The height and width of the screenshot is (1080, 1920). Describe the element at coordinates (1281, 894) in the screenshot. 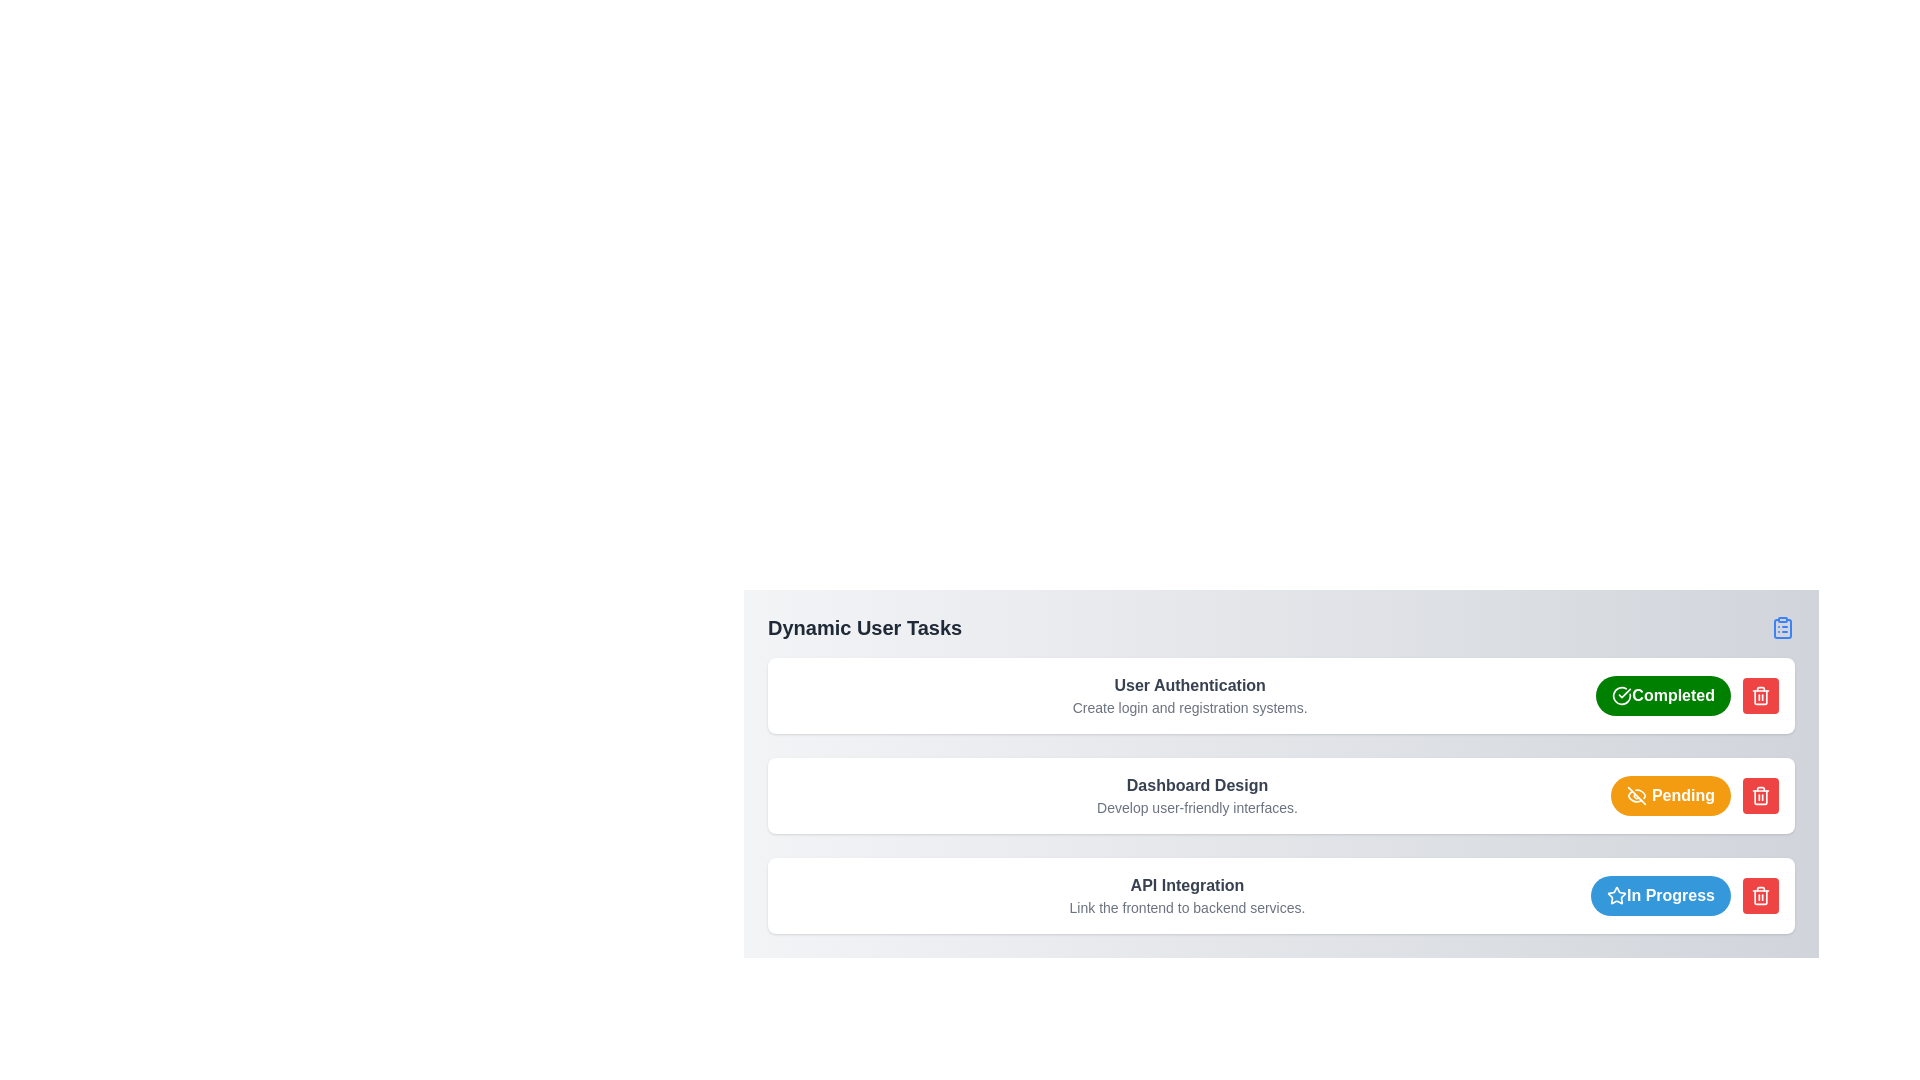

I see `the Task summary card labeled 'API Integration' which features a blue 'In Progress' button and a red trash button` at that location.